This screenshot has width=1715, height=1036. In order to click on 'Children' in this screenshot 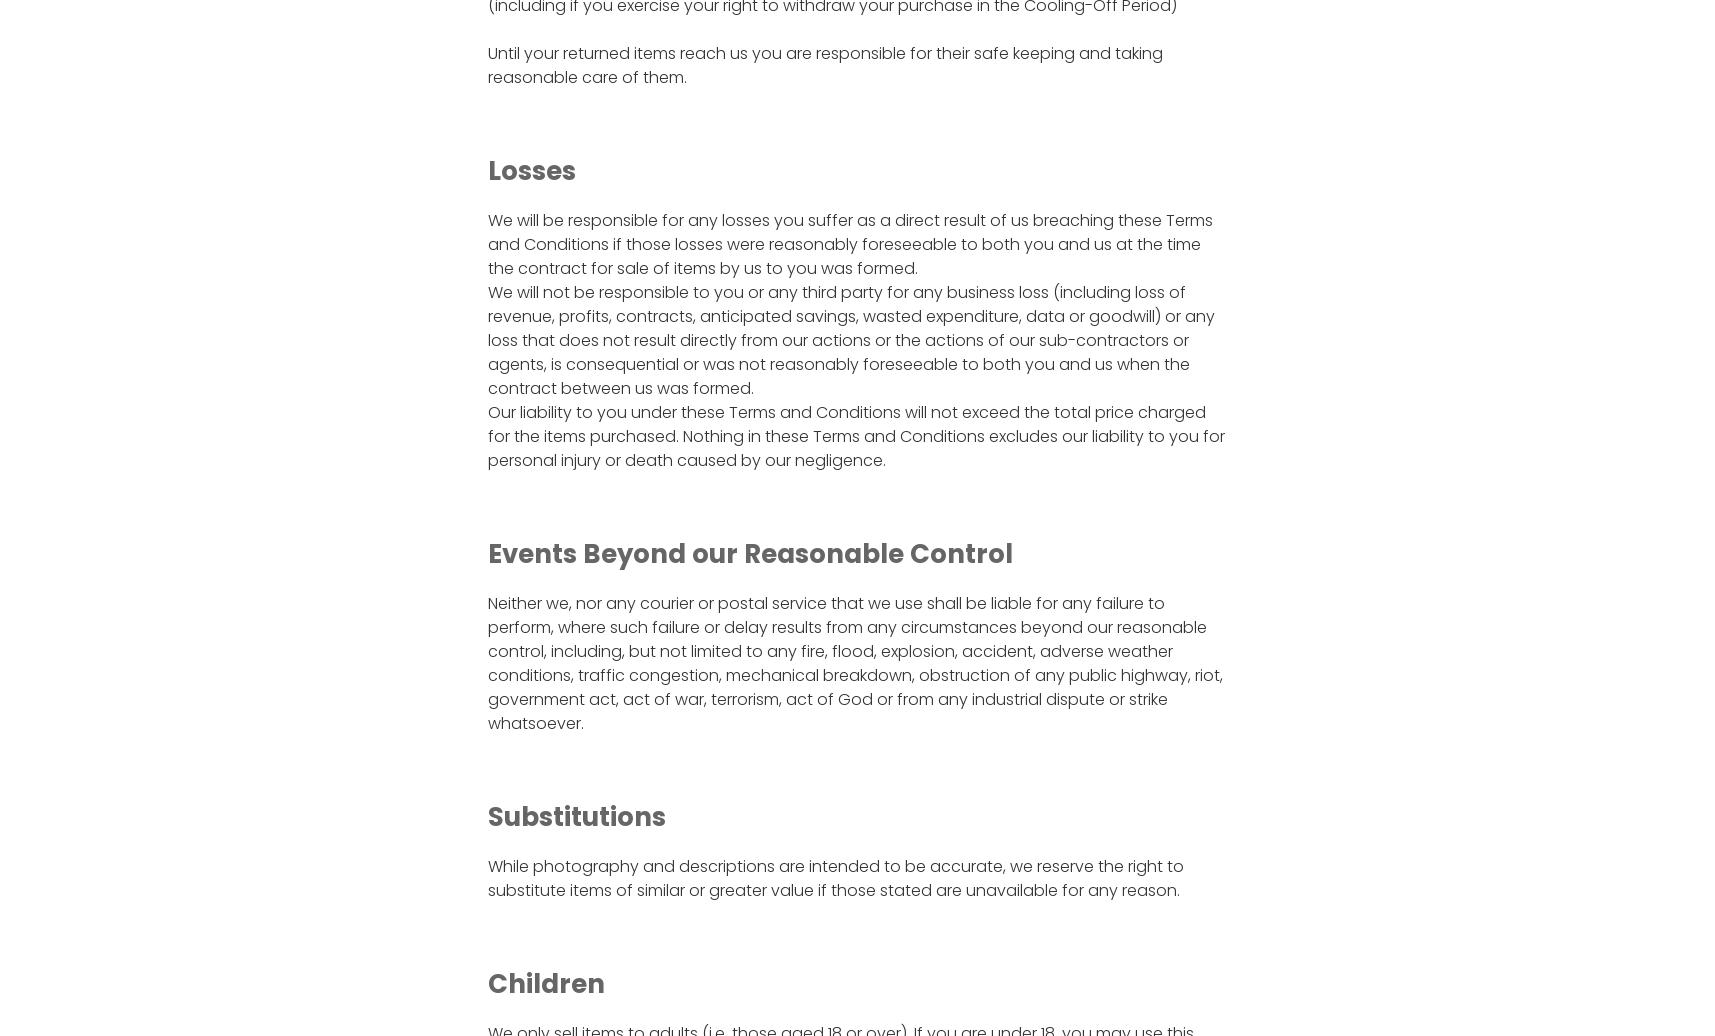, I will do `click(487, 982)`.